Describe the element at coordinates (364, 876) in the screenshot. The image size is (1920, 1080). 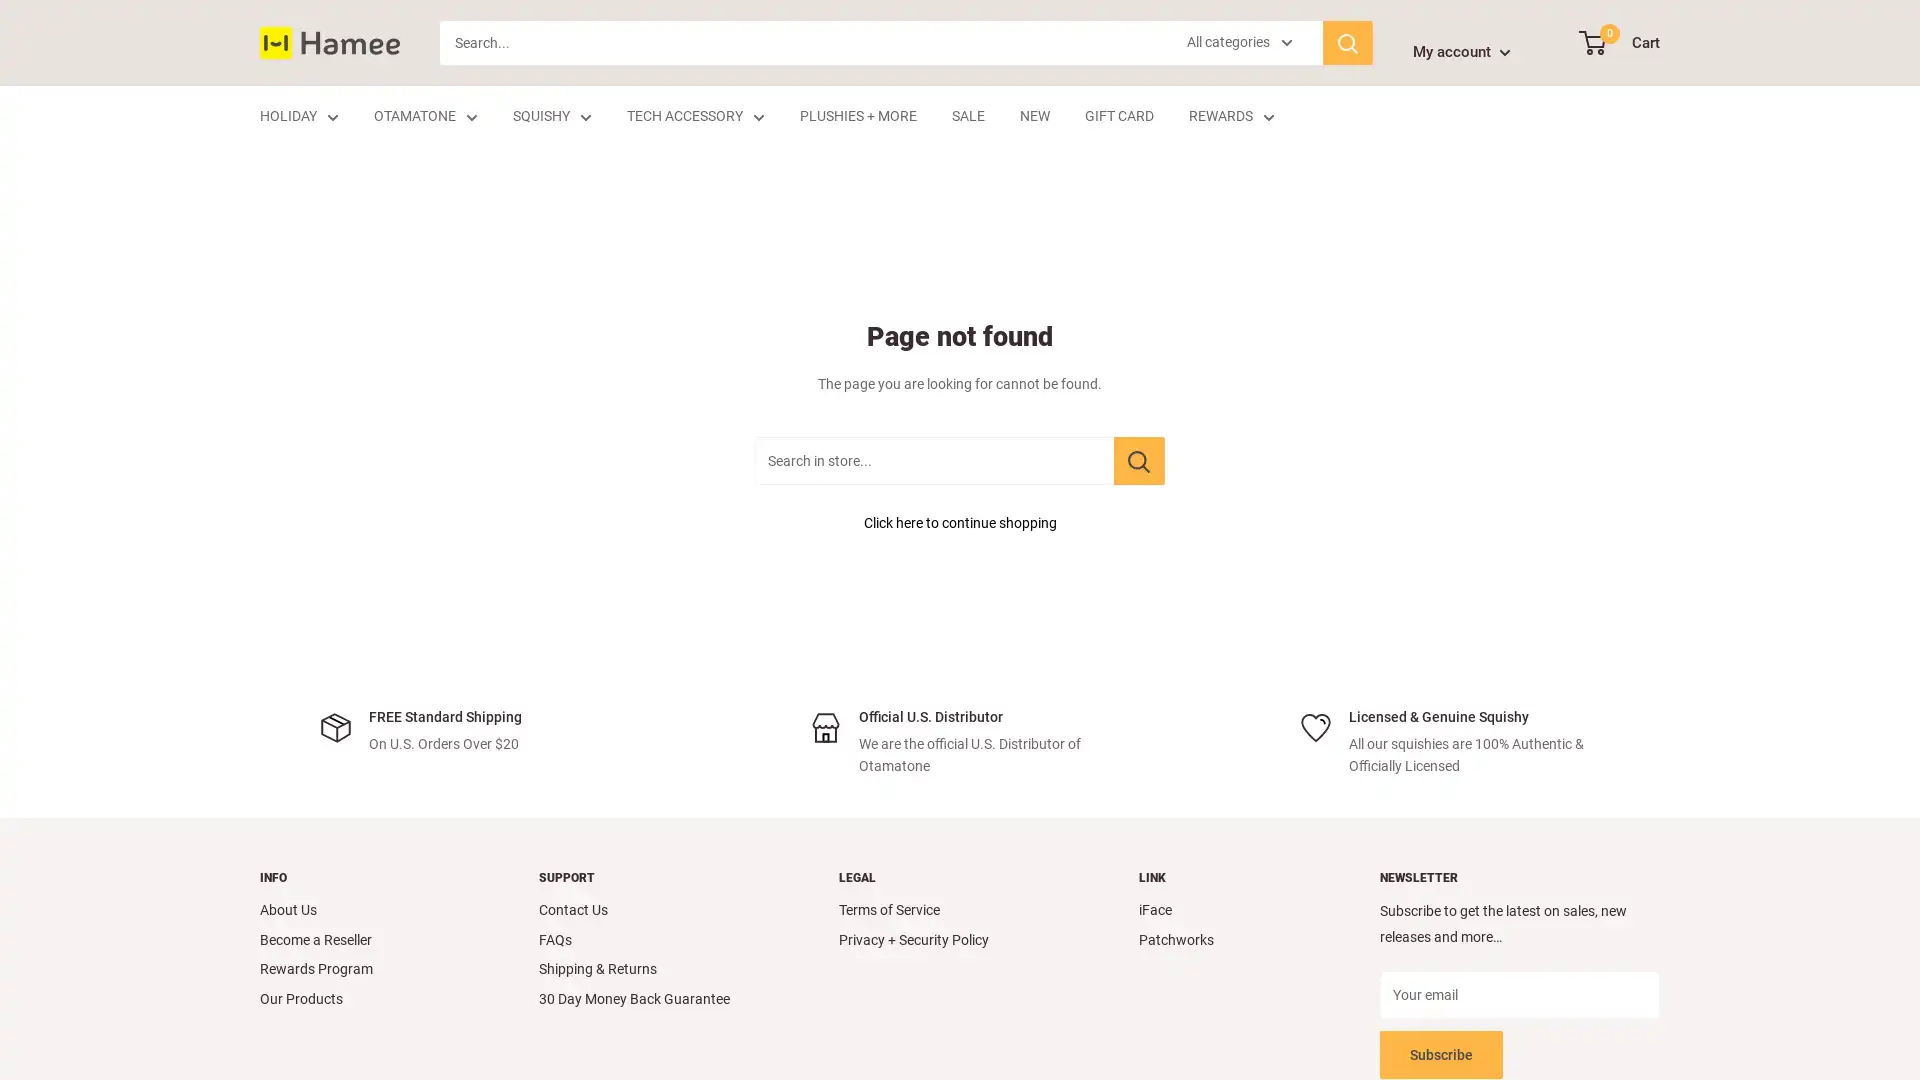
I see `INFO` at that location.